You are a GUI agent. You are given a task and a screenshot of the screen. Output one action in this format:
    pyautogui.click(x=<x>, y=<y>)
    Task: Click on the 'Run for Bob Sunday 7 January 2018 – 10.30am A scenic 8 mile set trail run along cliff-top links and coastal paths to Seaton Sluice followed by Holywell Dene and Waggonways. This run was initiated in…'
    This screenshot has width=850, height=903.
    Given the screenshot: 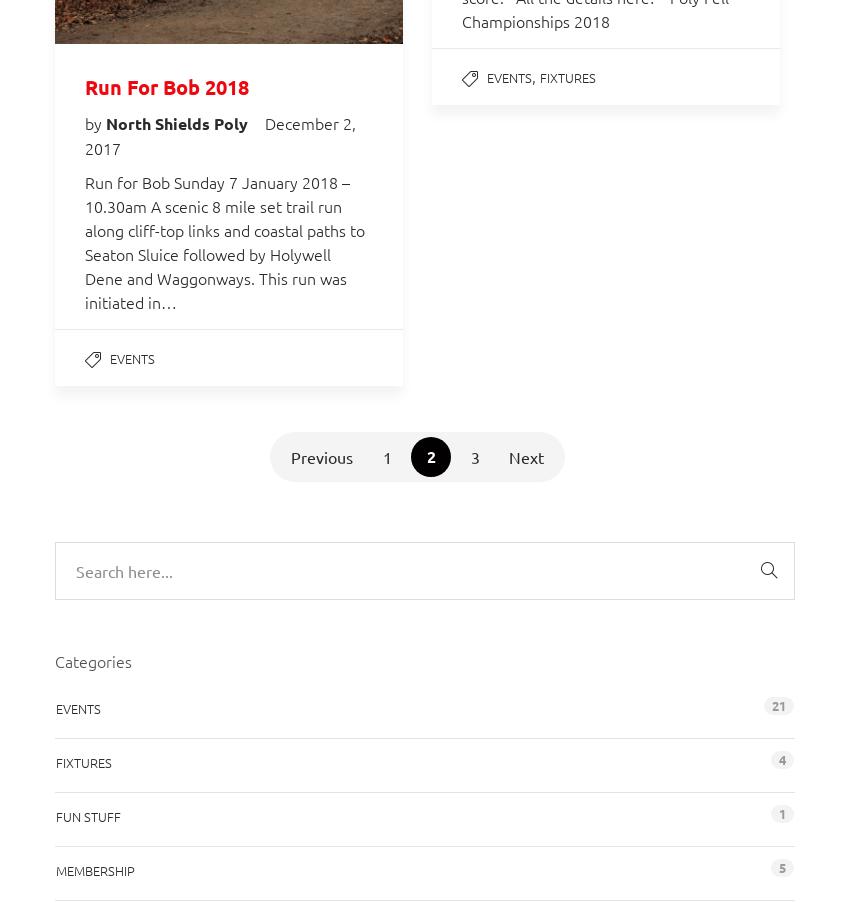 What is the action you would take?
    pyautogui.click(x=85, y=241)
    